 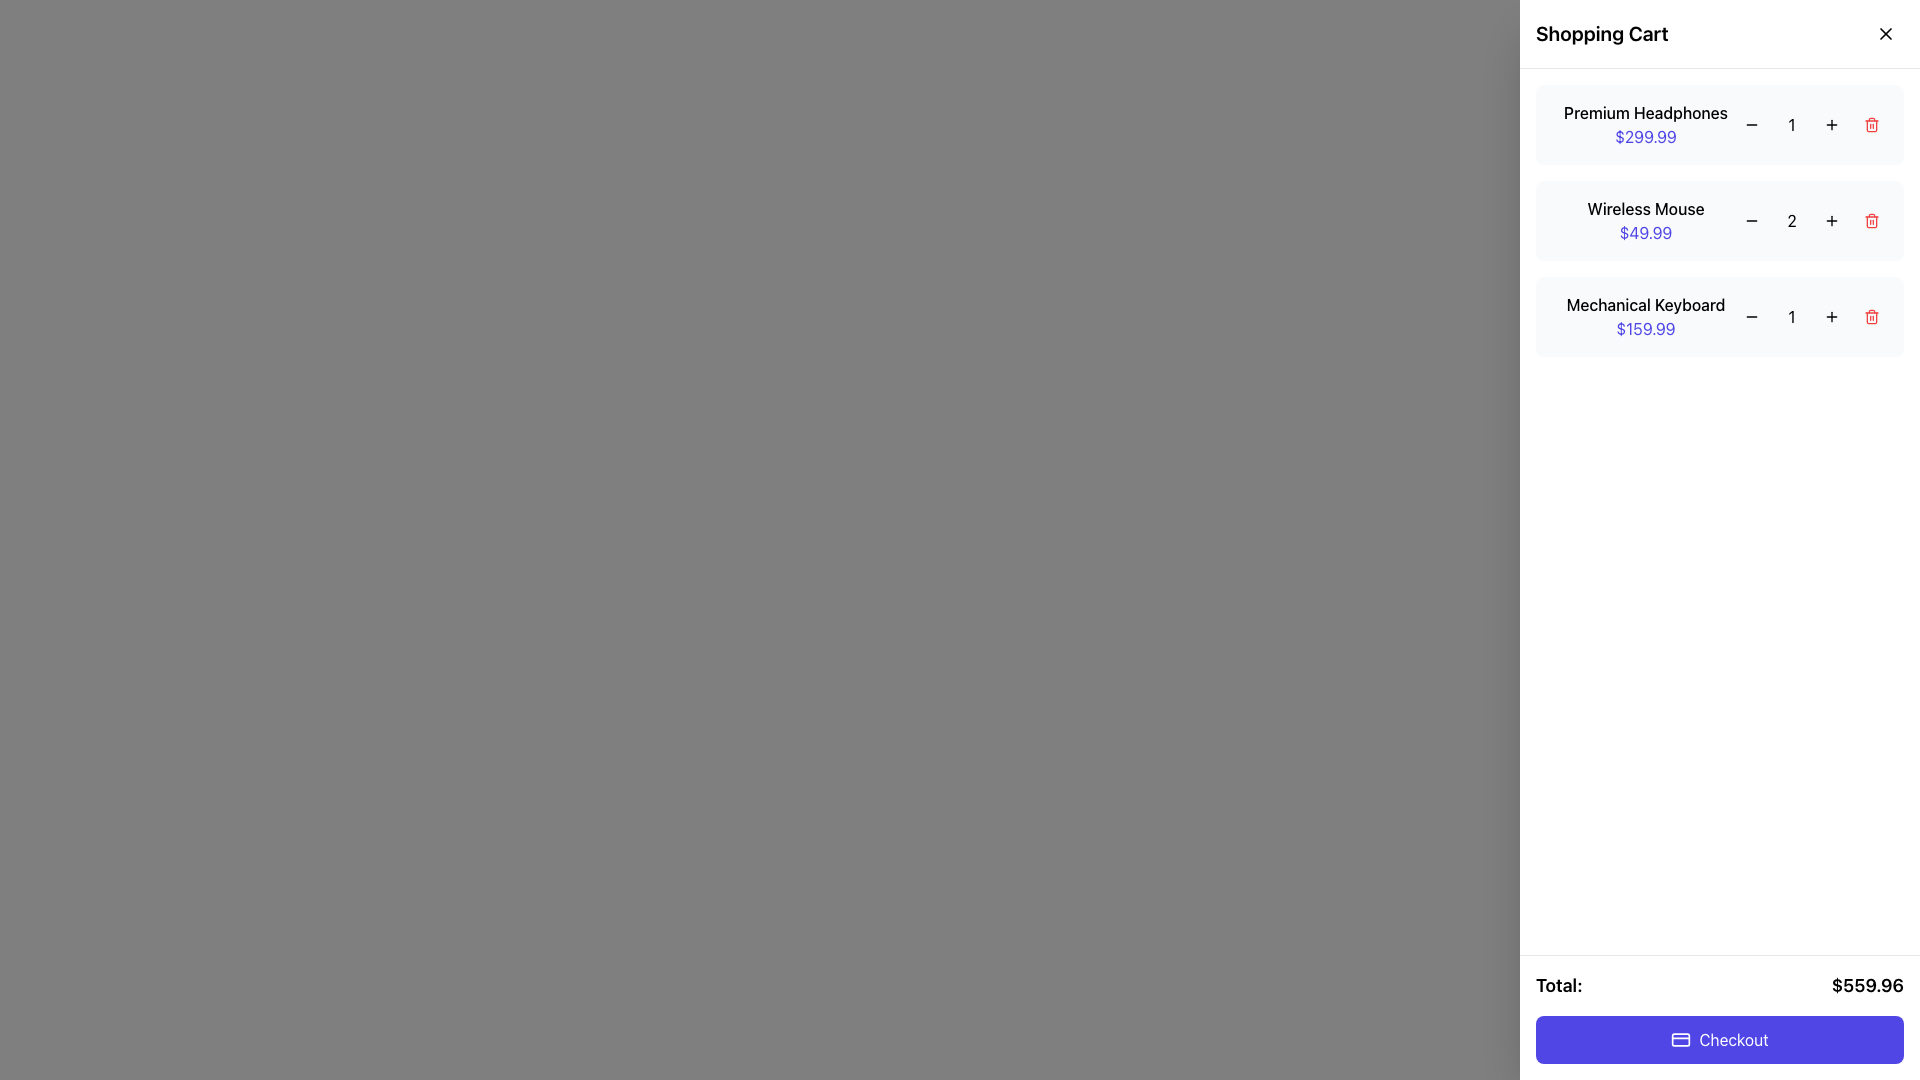 What do you see at coordinates (1832, 220) in the screenshot?
I see `the plus icon button to increase the item quantity for the 'Wireless Mouse' in the cart interface` at bounding box center [1832, 220].